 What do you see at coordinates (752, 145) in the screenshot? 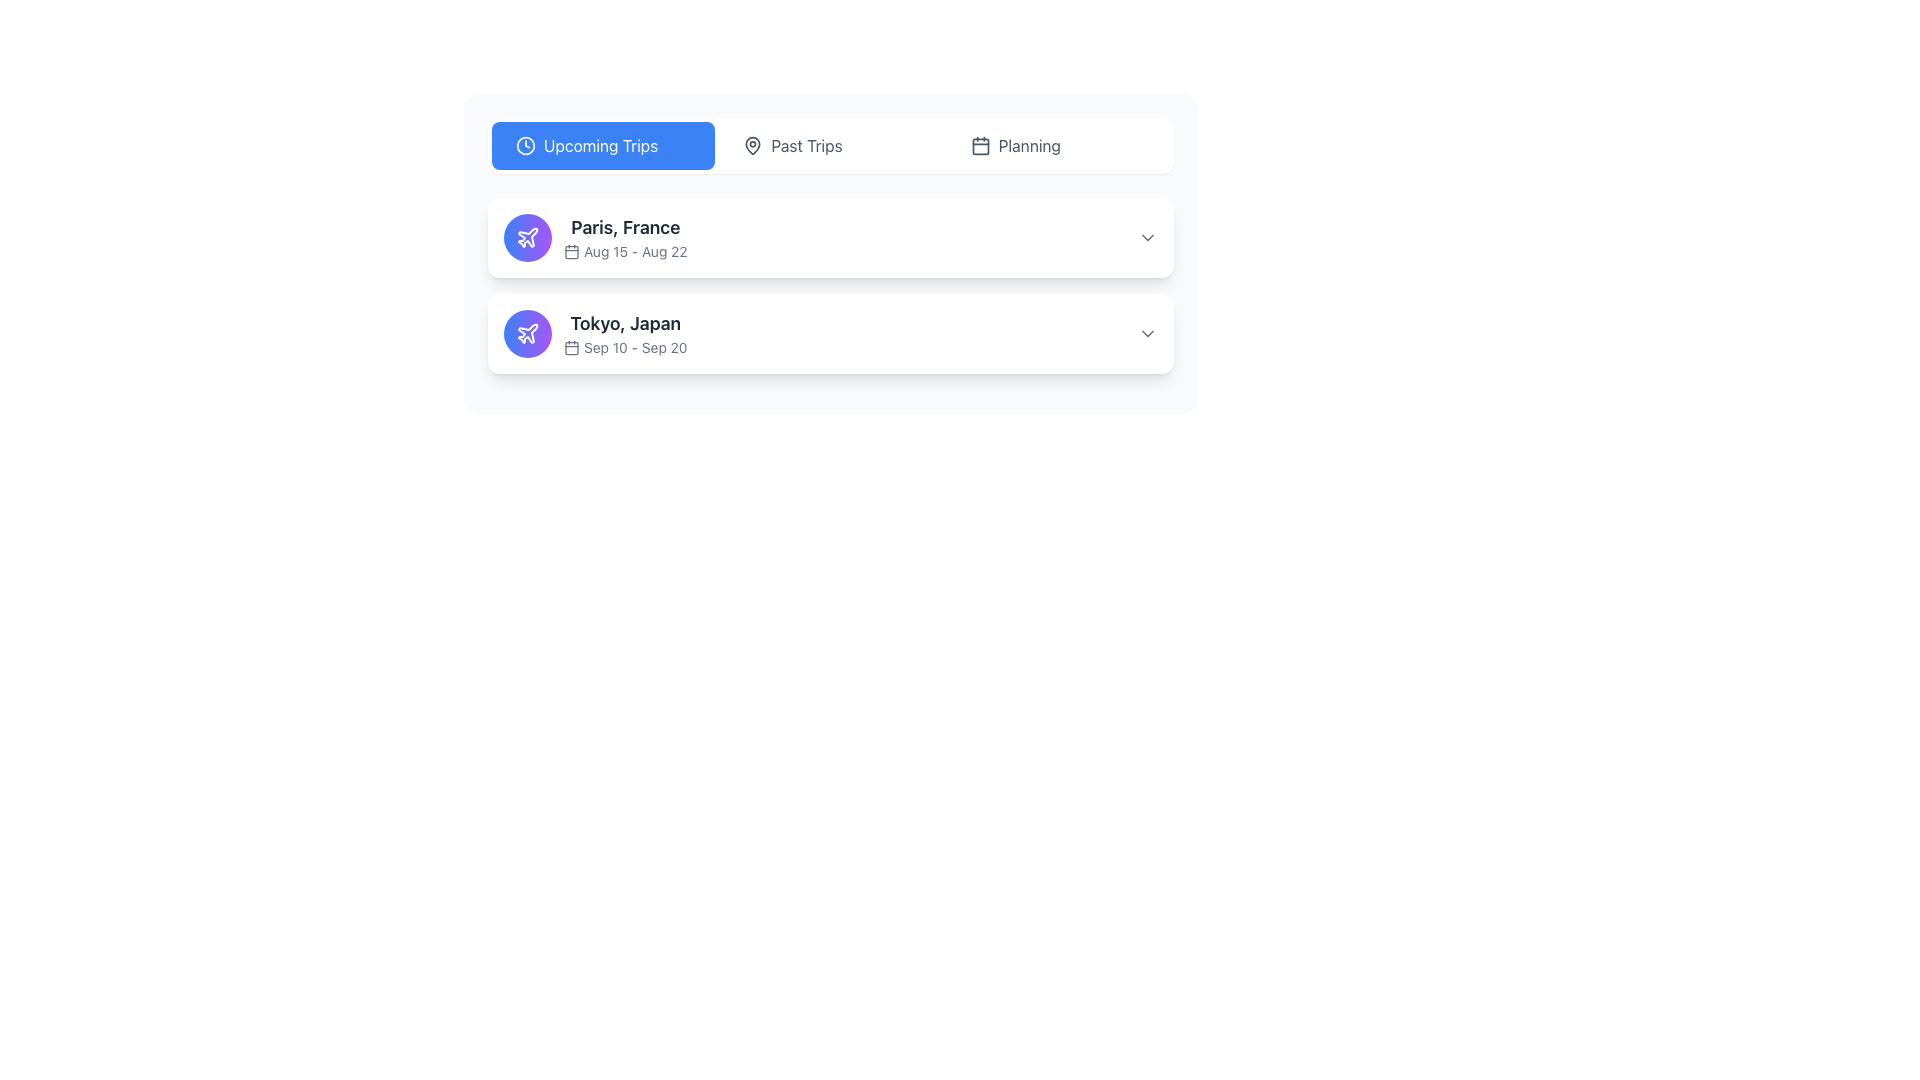
I see `the pin icon representing the 'Past Trips' section, which is located at the left of the 'Past Trips' tab in the navigation bar` at bounding box center [752, 145].